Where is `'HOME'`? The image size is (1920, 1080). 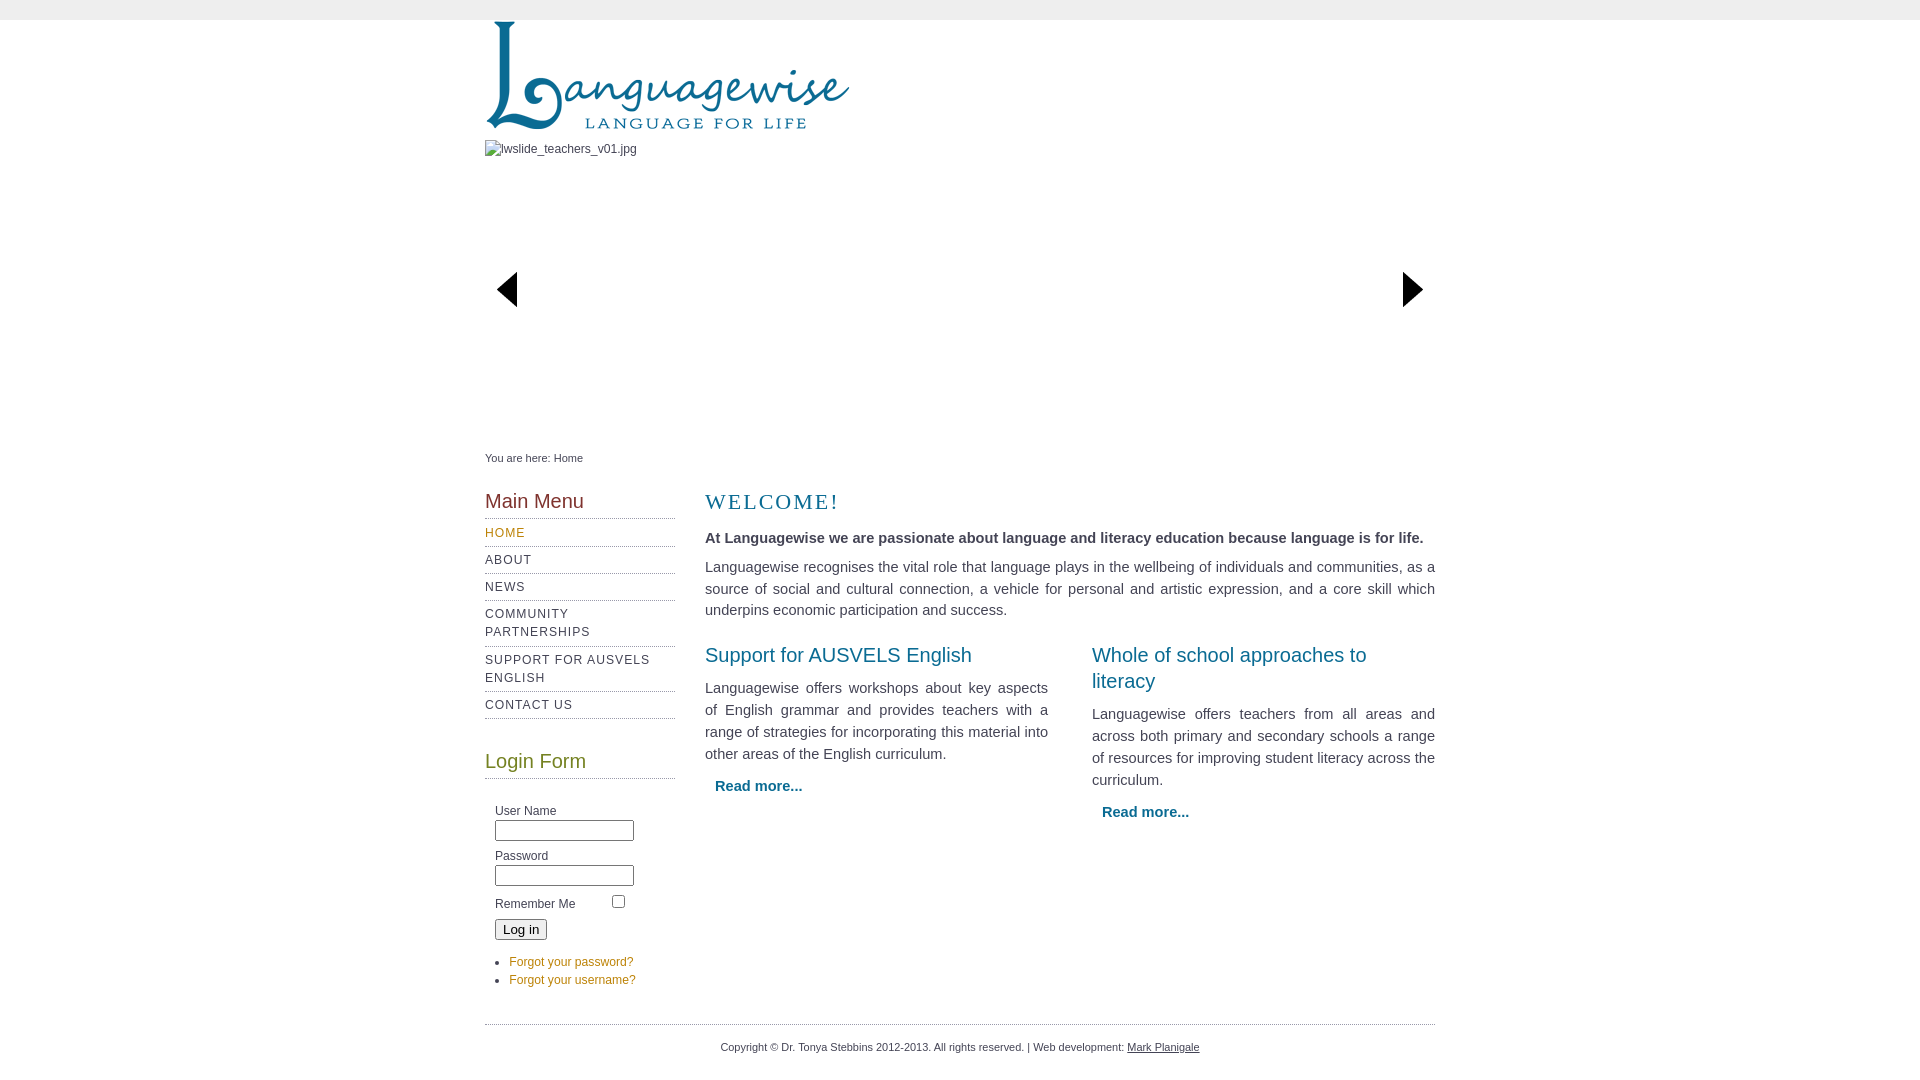 'HOME' is located at coordinates (484, 531).